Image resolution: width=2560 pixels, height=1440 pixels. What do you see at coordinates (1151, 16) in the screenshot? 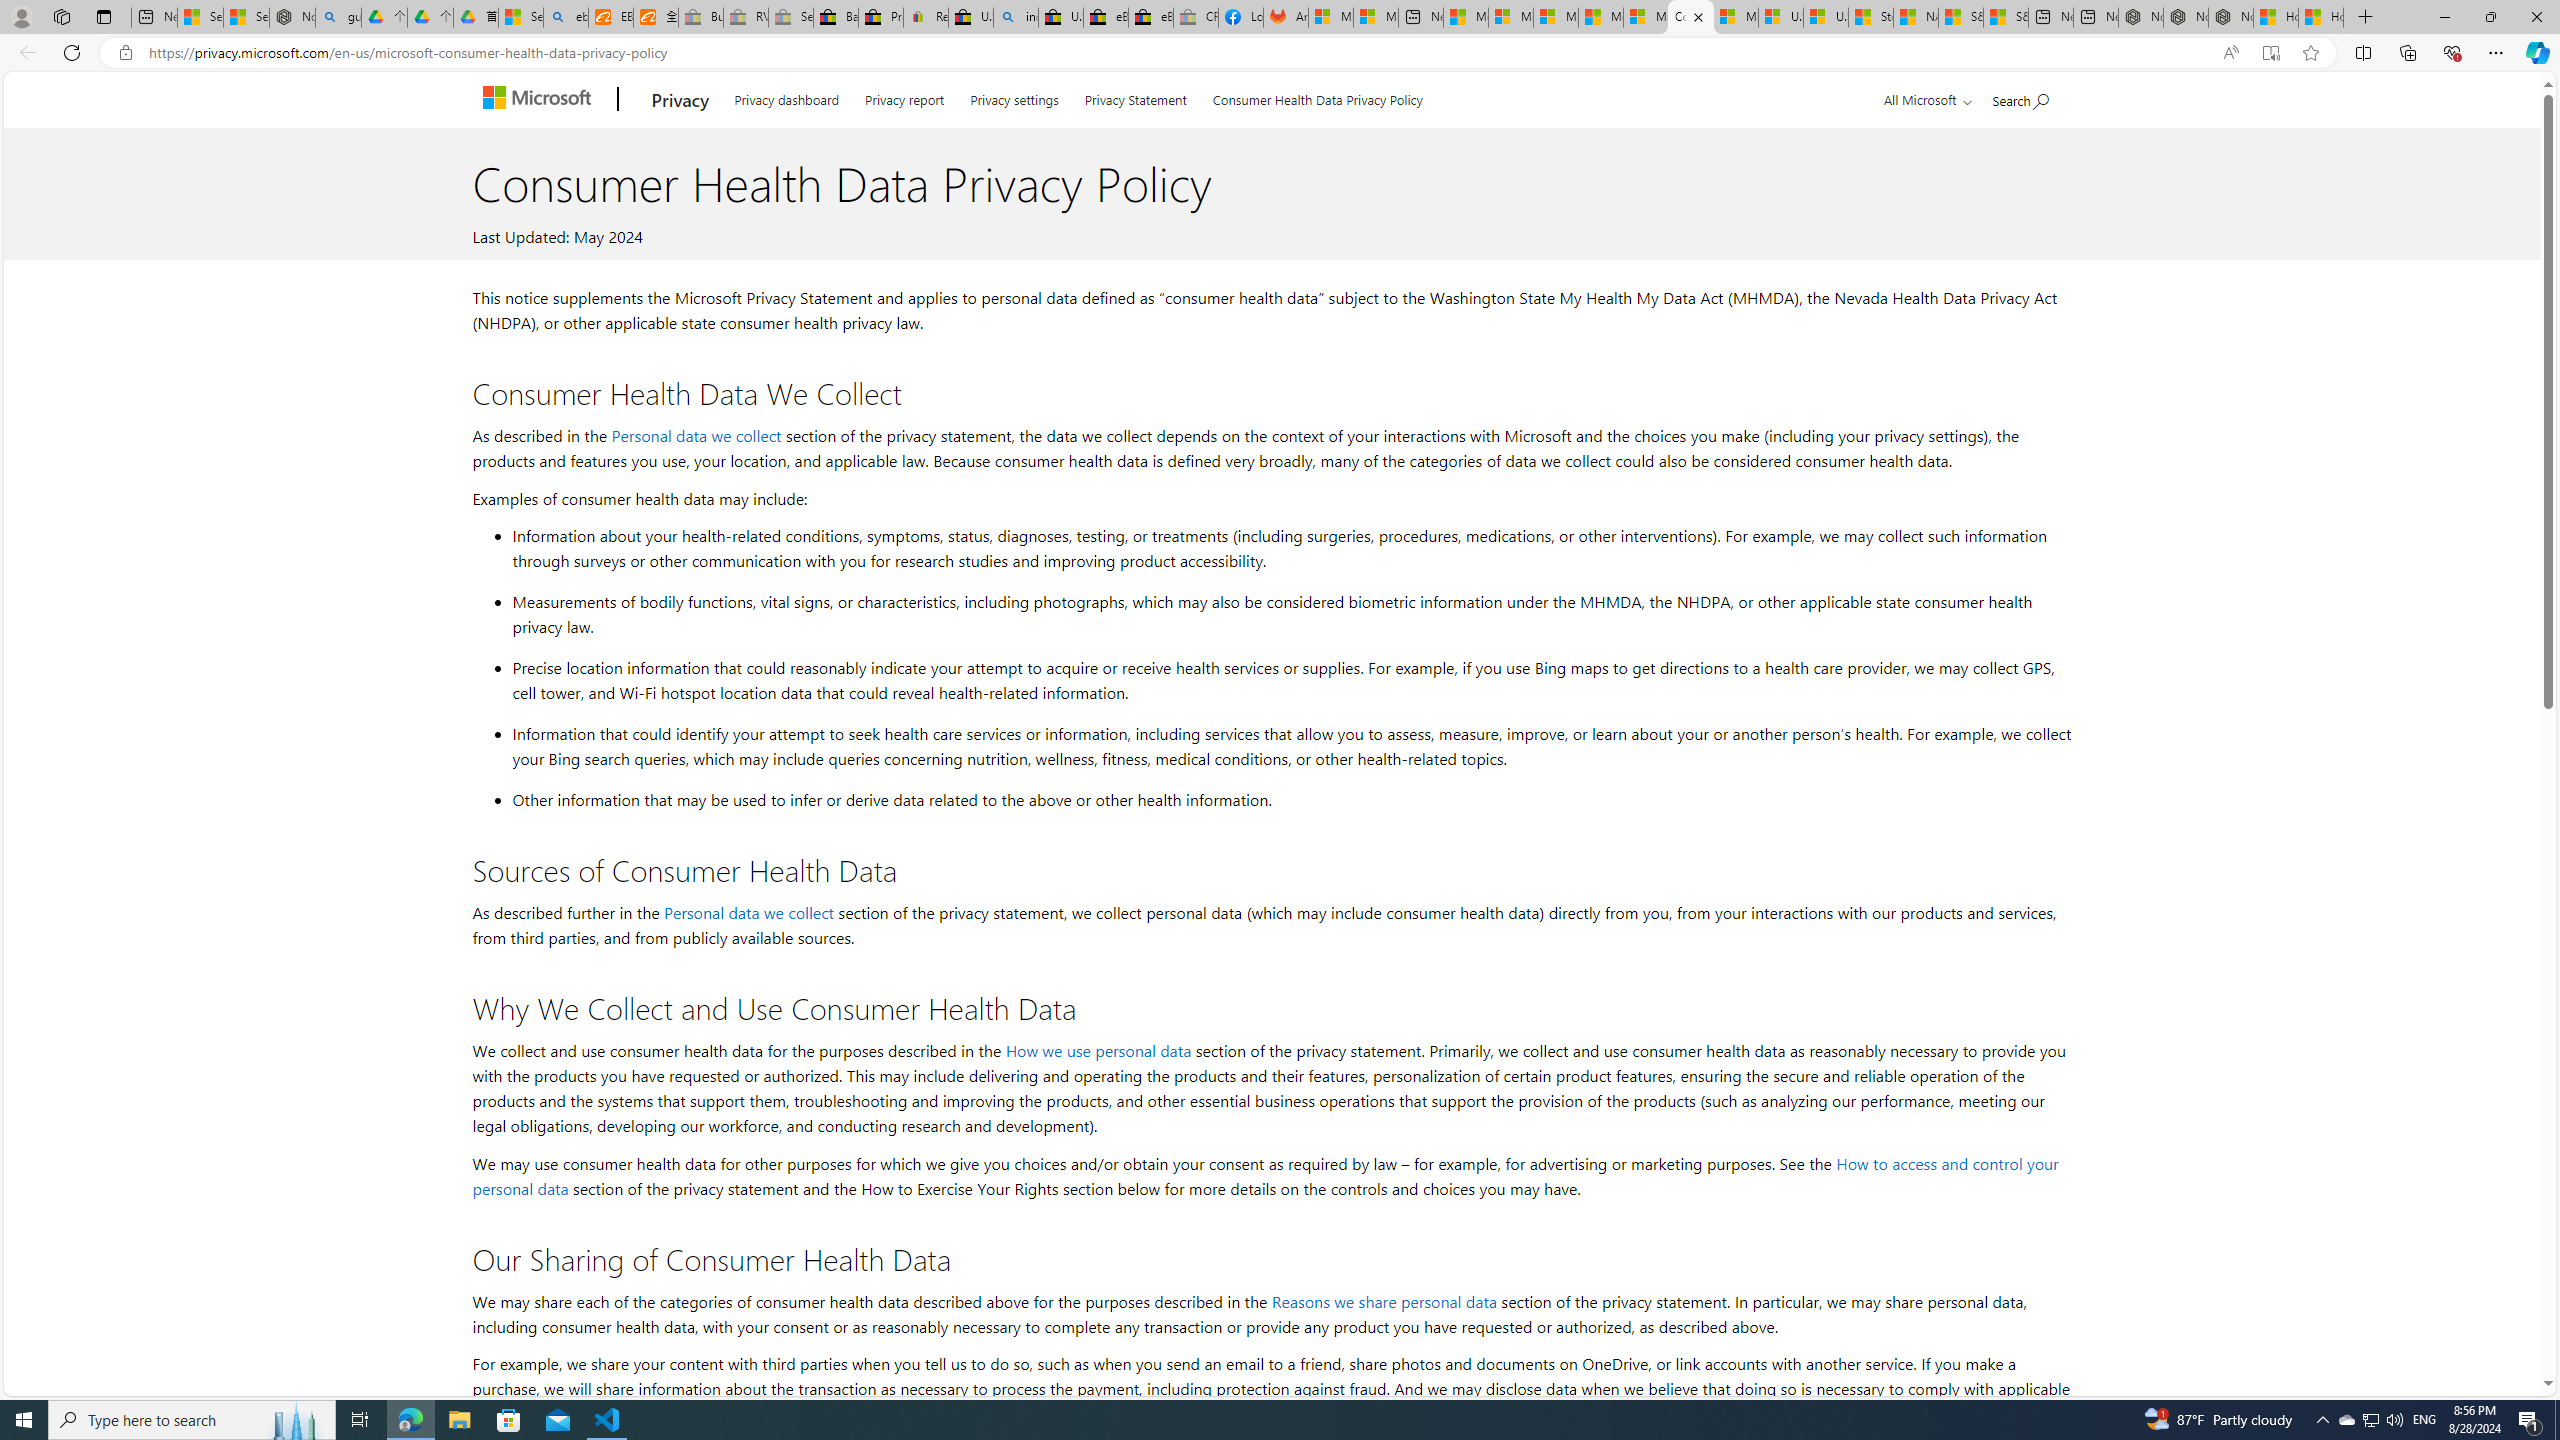
I see `'eBay Inc. Reports Third Quarter 2023 Results'` at bounding box center [1151, 16].